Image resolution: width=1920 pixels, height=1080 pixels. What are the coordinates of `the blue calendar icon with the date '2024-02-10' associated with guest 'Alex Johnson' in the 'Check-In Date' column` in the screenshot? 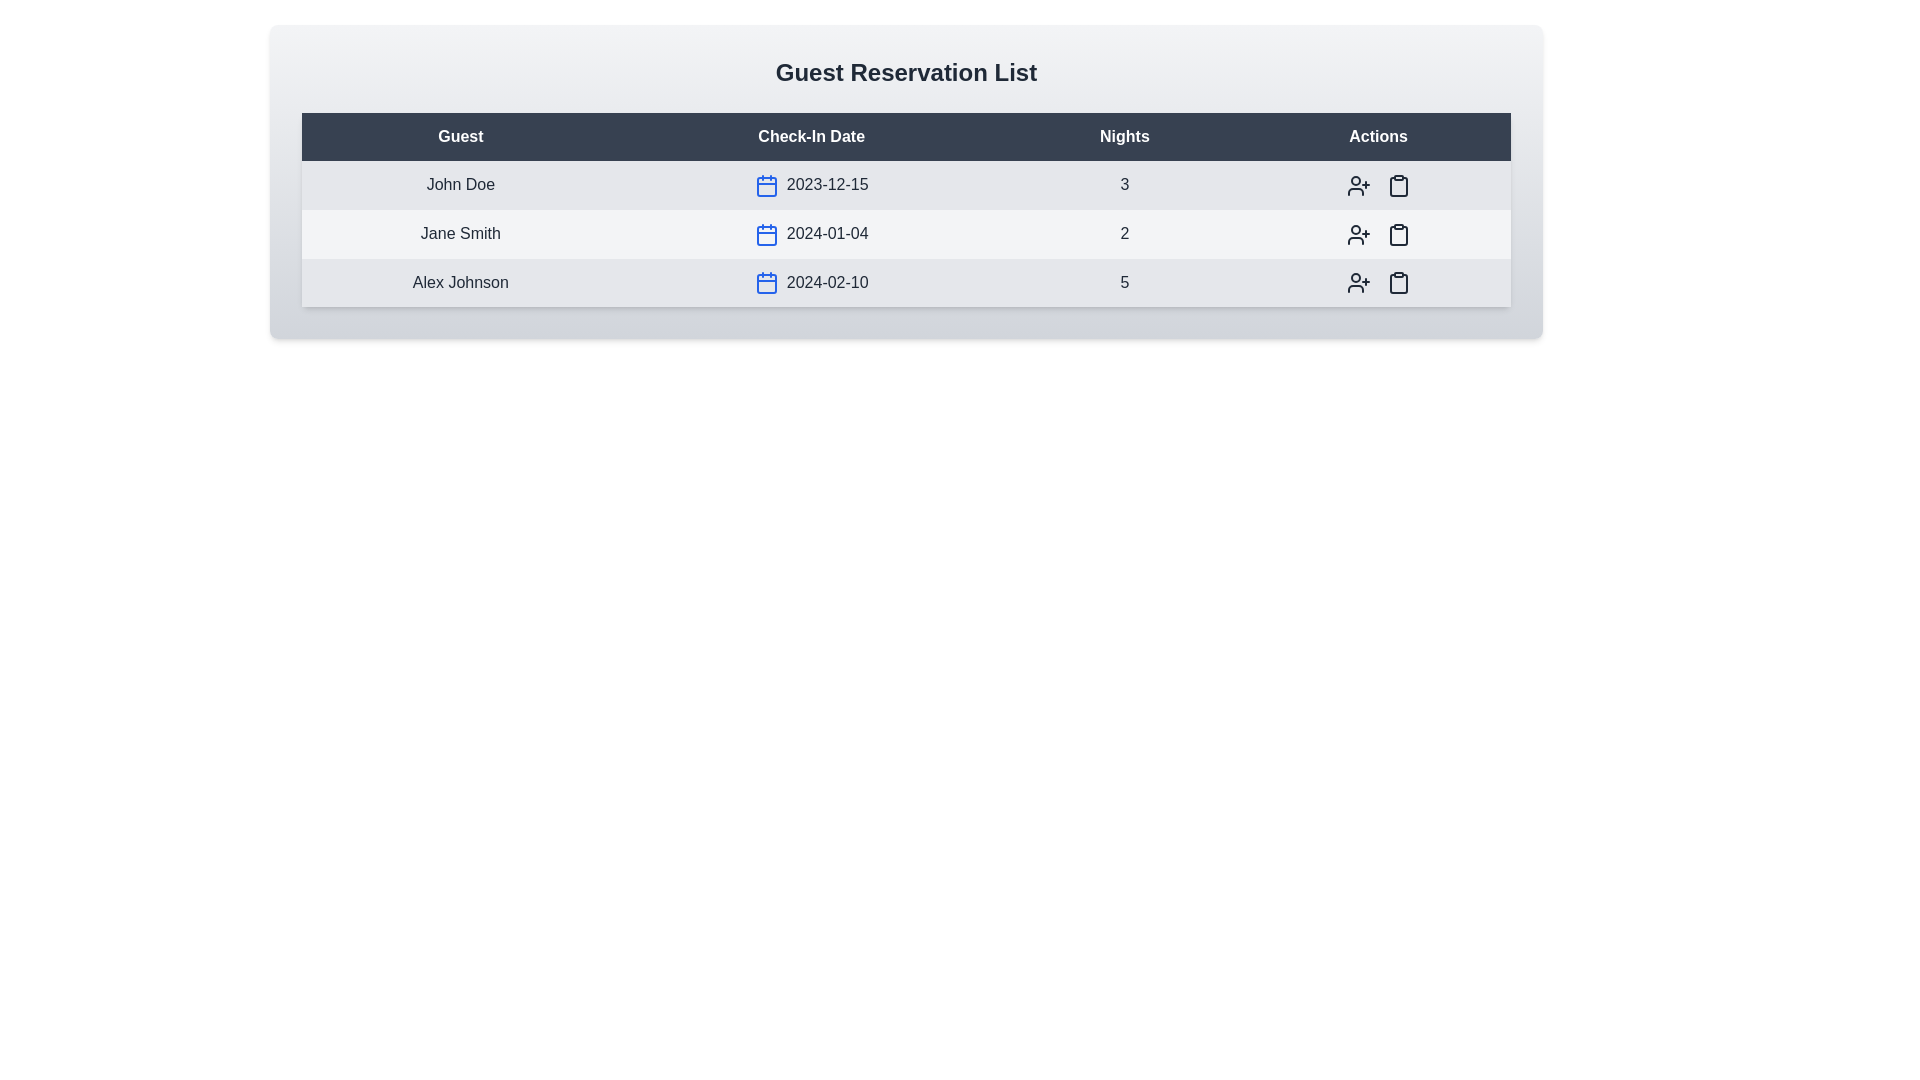 It's located at (811, 282).